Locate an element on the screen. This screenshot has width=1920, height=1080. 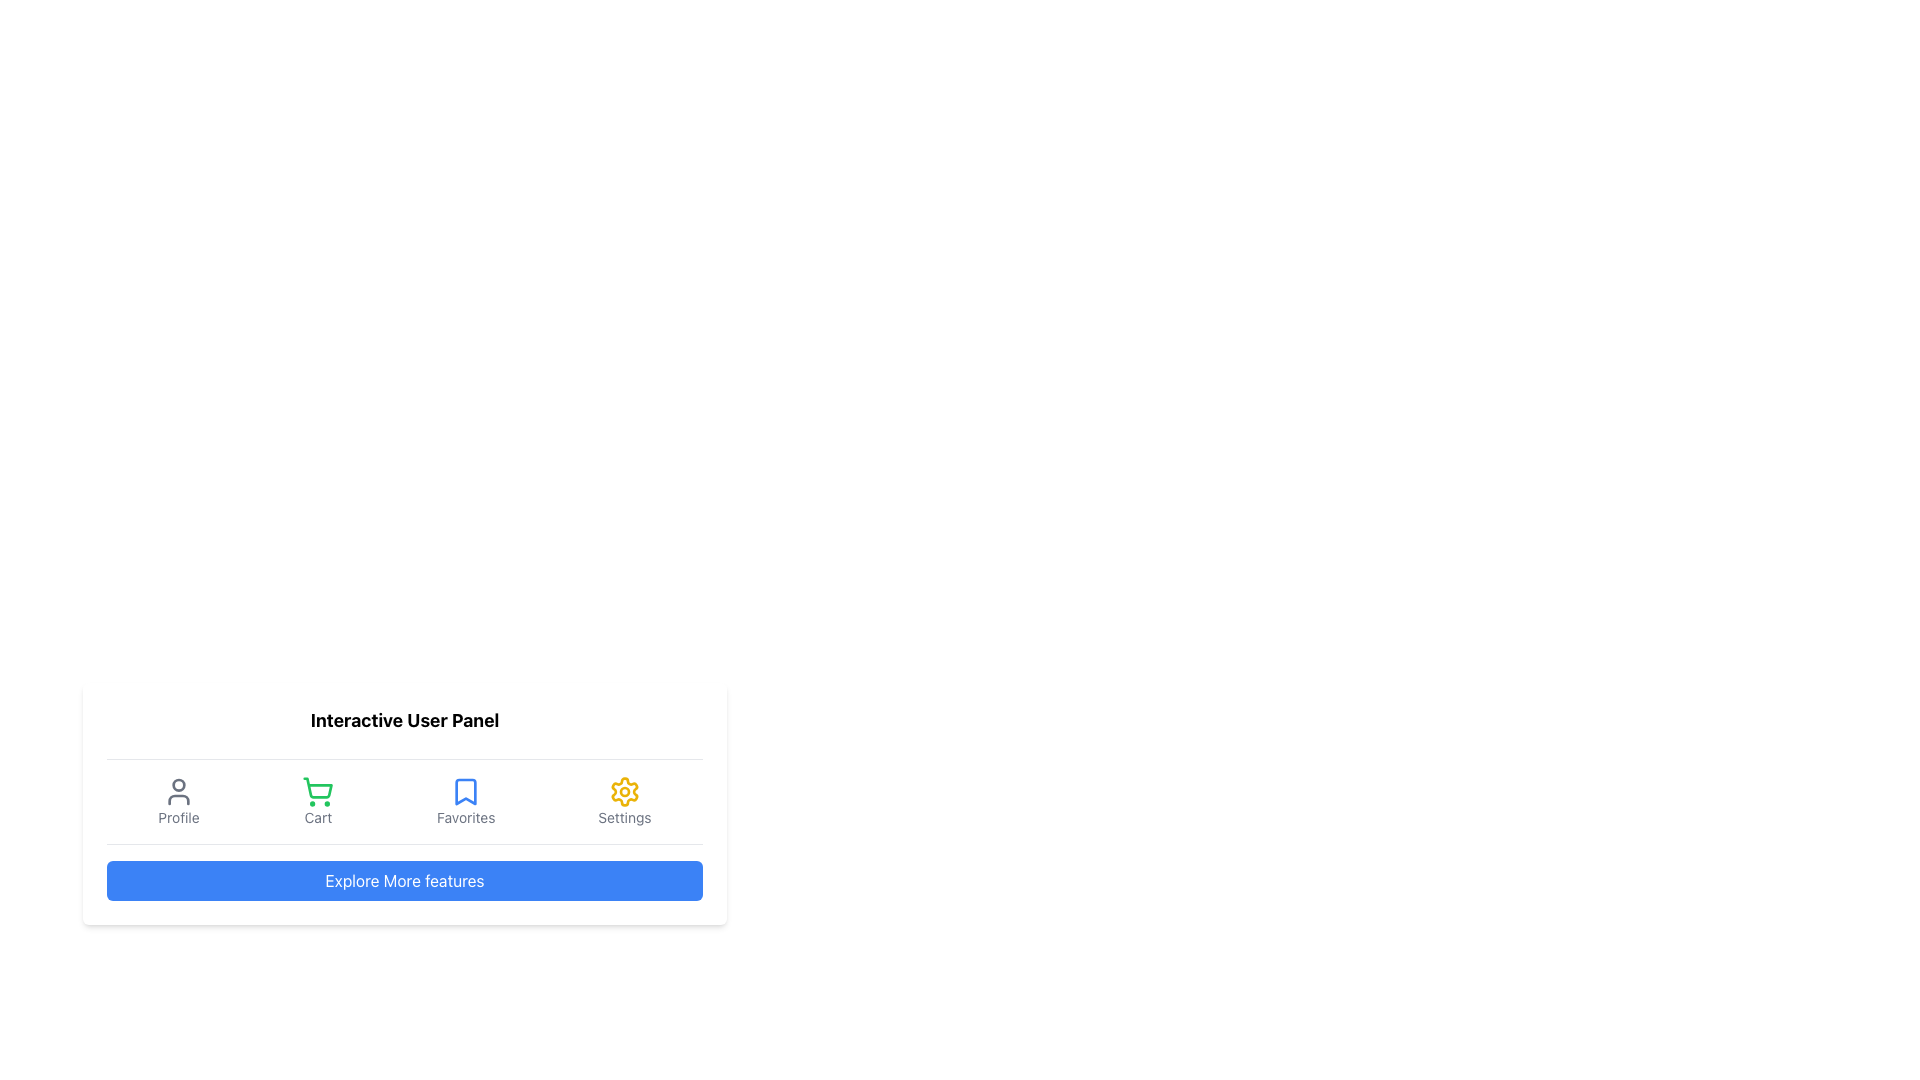
the yellow gear-shaped icon representing the 'Settings' button located at the bottom-right corner of the user panel UI is located at coordinates (623, 790).